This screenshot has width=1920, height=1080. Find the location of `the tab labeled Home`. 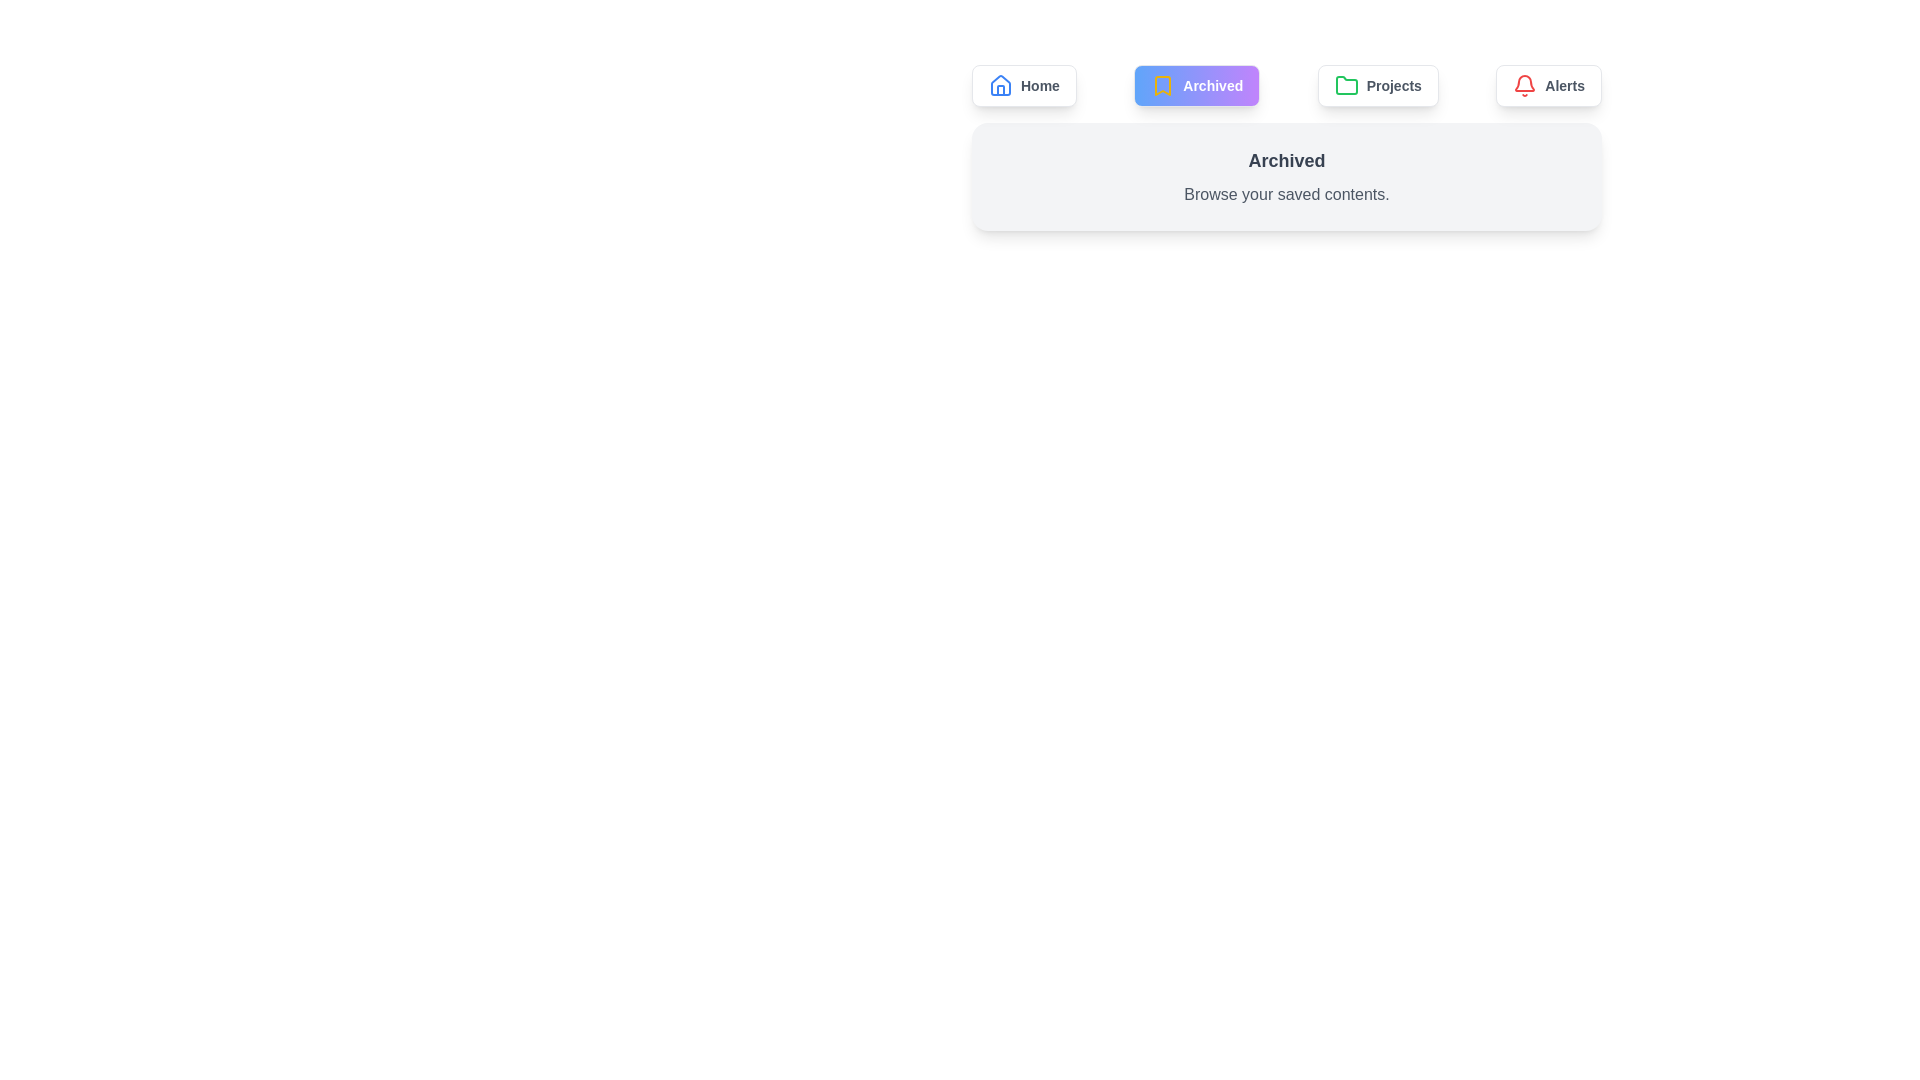

the tab labeled Home is located at coordinates (1024, 84).